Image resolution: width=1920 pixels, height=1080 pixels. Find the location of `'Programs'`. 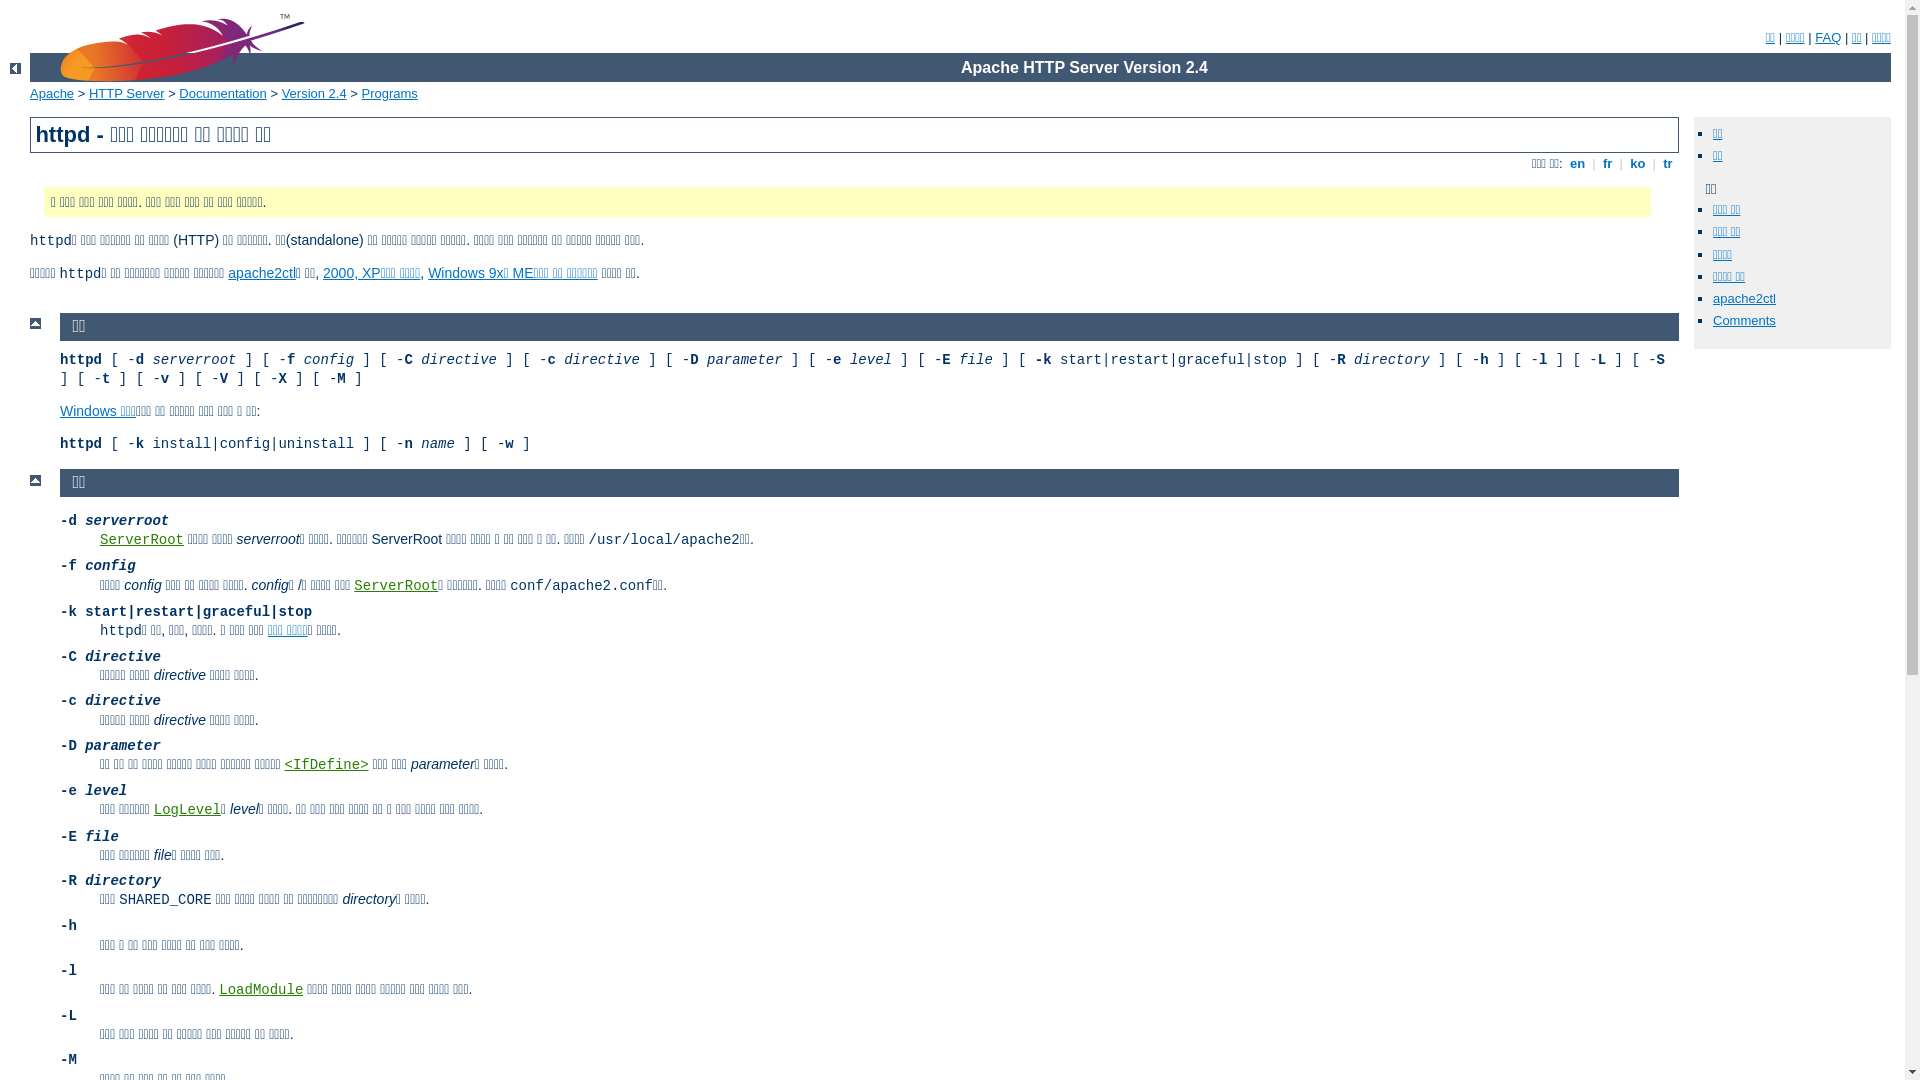

'Programs' is located at coordinates (389, 93).